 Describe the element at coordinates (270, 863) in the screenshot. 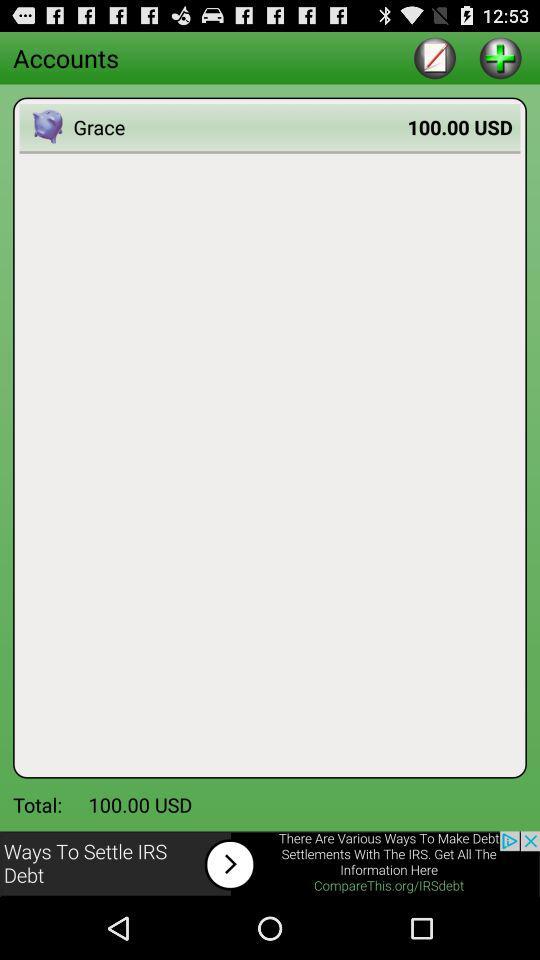

I see `advertisement` at that location.